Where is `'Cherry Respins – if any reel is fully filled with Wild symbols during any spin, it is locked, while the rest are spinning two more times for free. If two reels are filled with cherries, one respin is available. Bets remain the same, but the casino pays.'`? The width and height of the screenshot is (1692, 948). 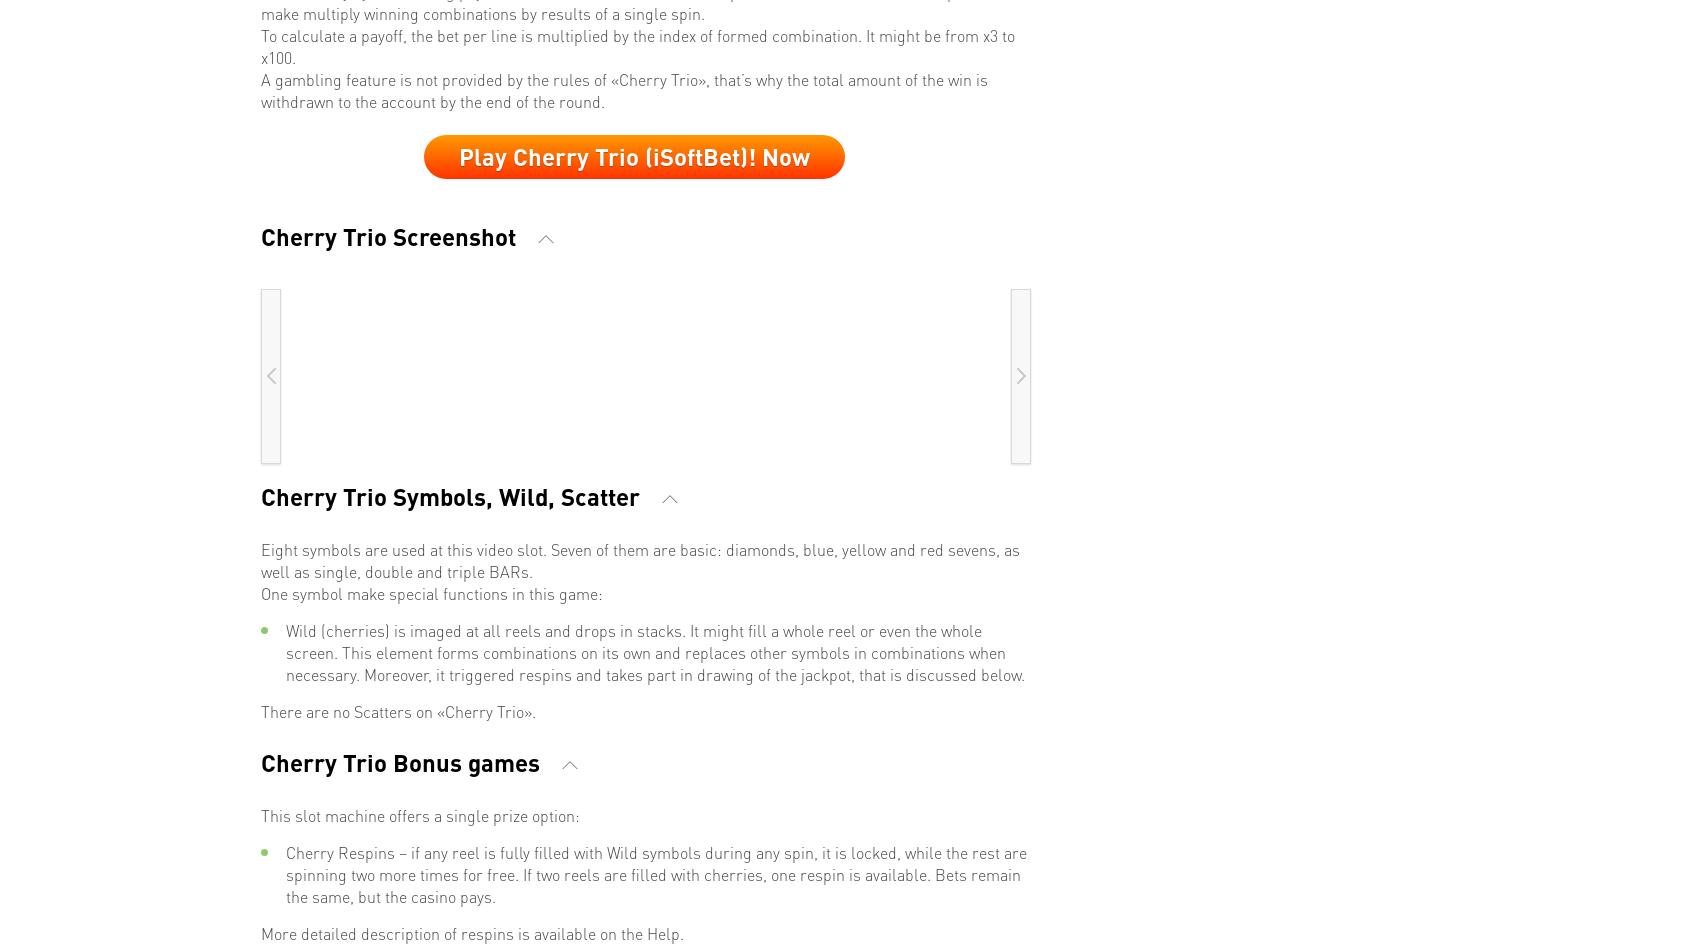
'Cherry Respins – if any reel is fully filled with Wild symbols during any spin, it is locked, while the rest are spinning two more times for free. If two reels are filled with cherries, one respin is available. Bets remain the same, but the casino pays.' is located at coordinates (656, 872).